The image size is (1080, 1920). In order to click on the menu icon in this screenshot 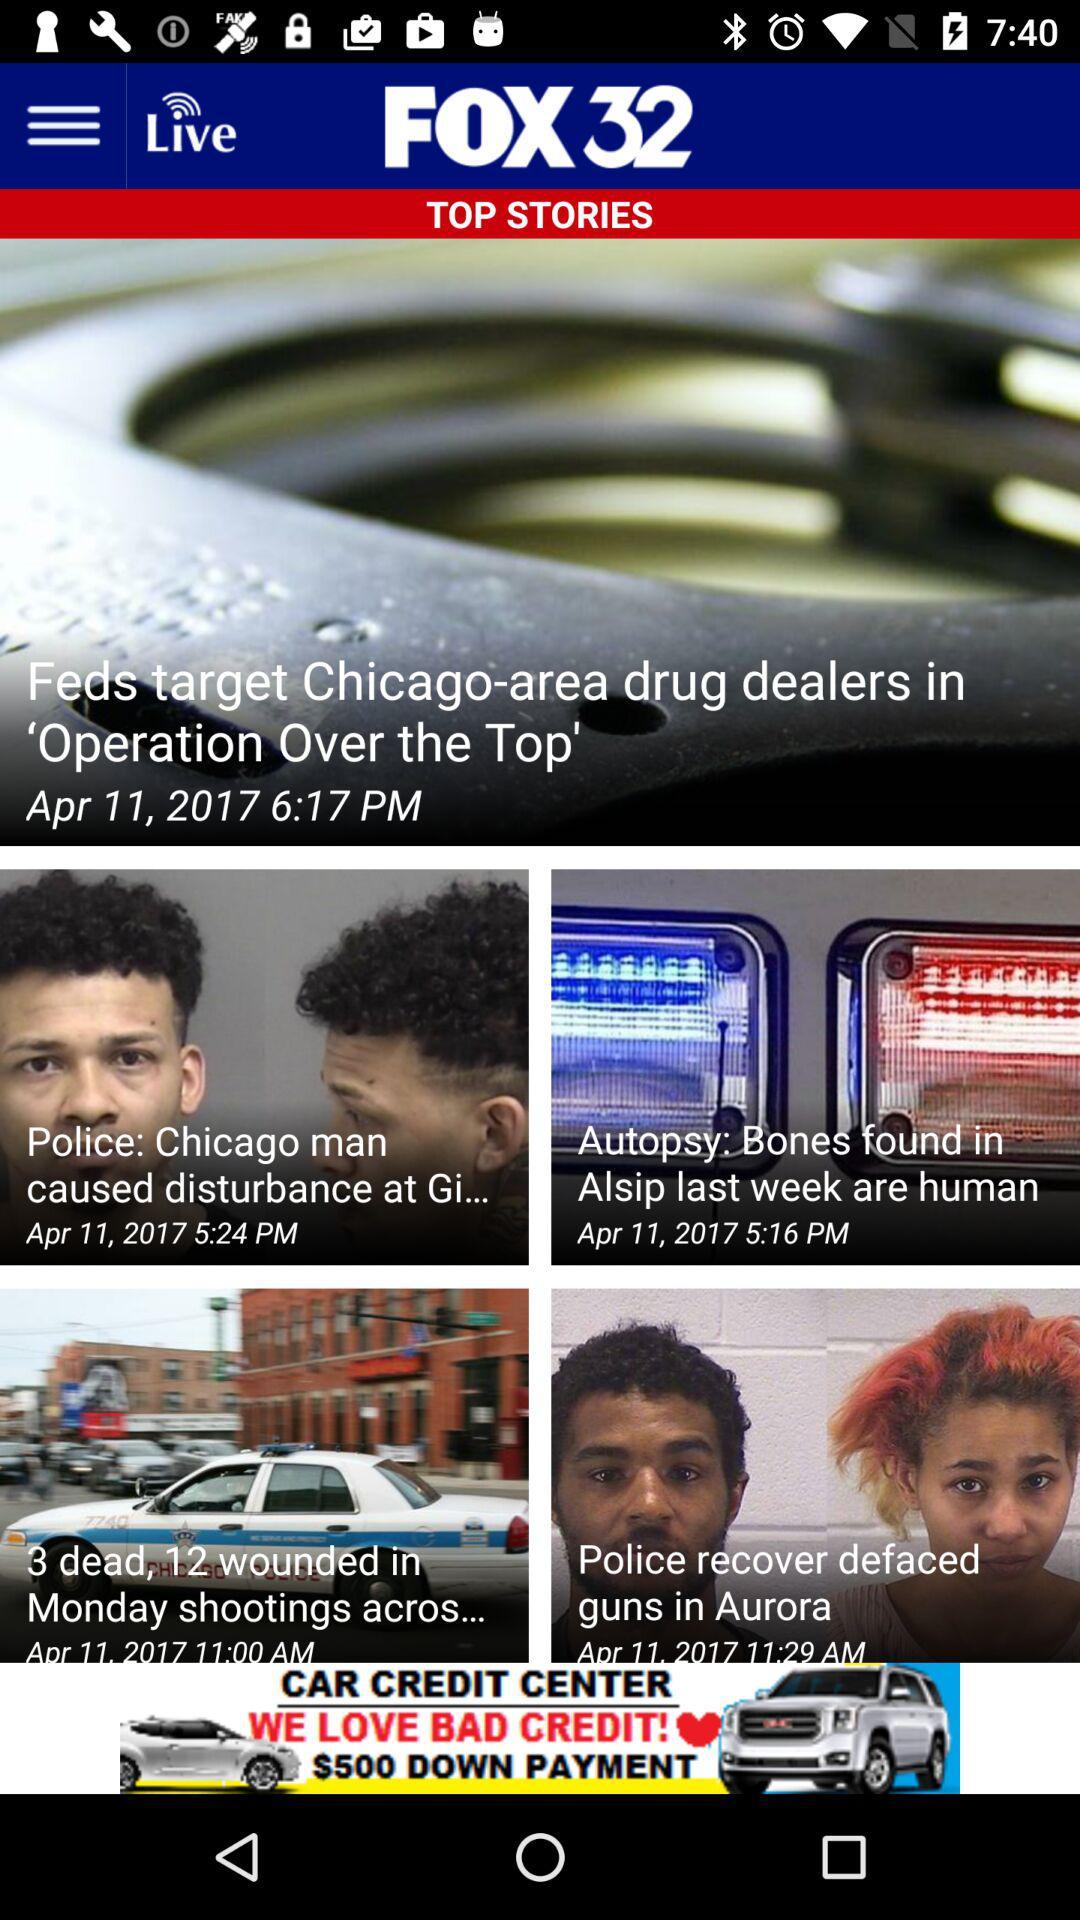, I will do `click(61, 124)`.